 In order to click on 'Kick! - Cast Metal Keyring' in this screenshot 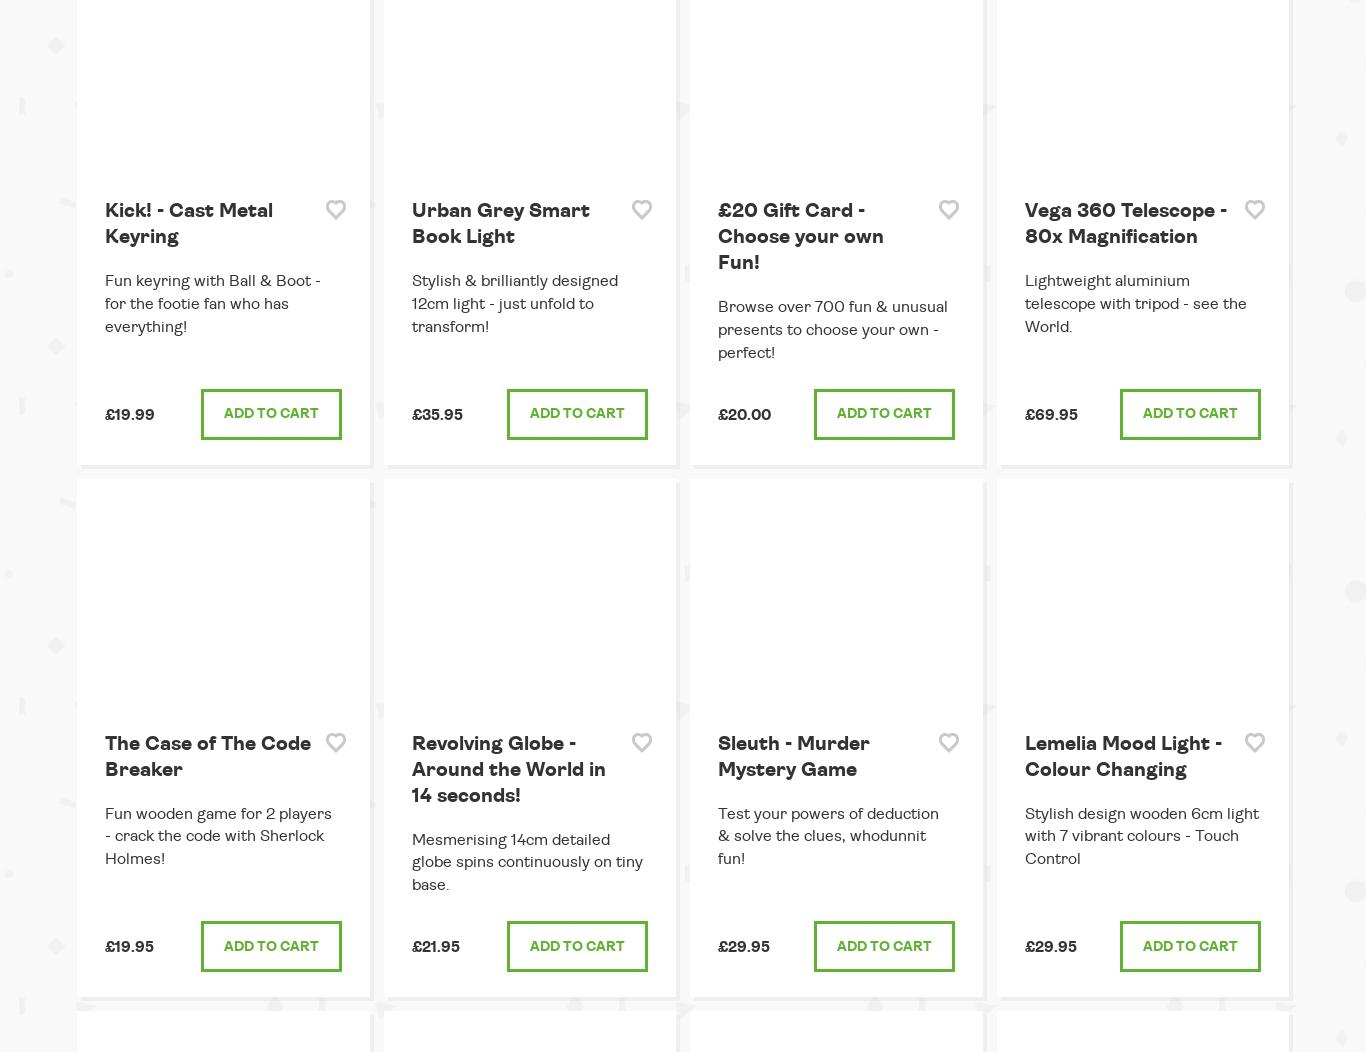, I will do `click(188, 222)`.